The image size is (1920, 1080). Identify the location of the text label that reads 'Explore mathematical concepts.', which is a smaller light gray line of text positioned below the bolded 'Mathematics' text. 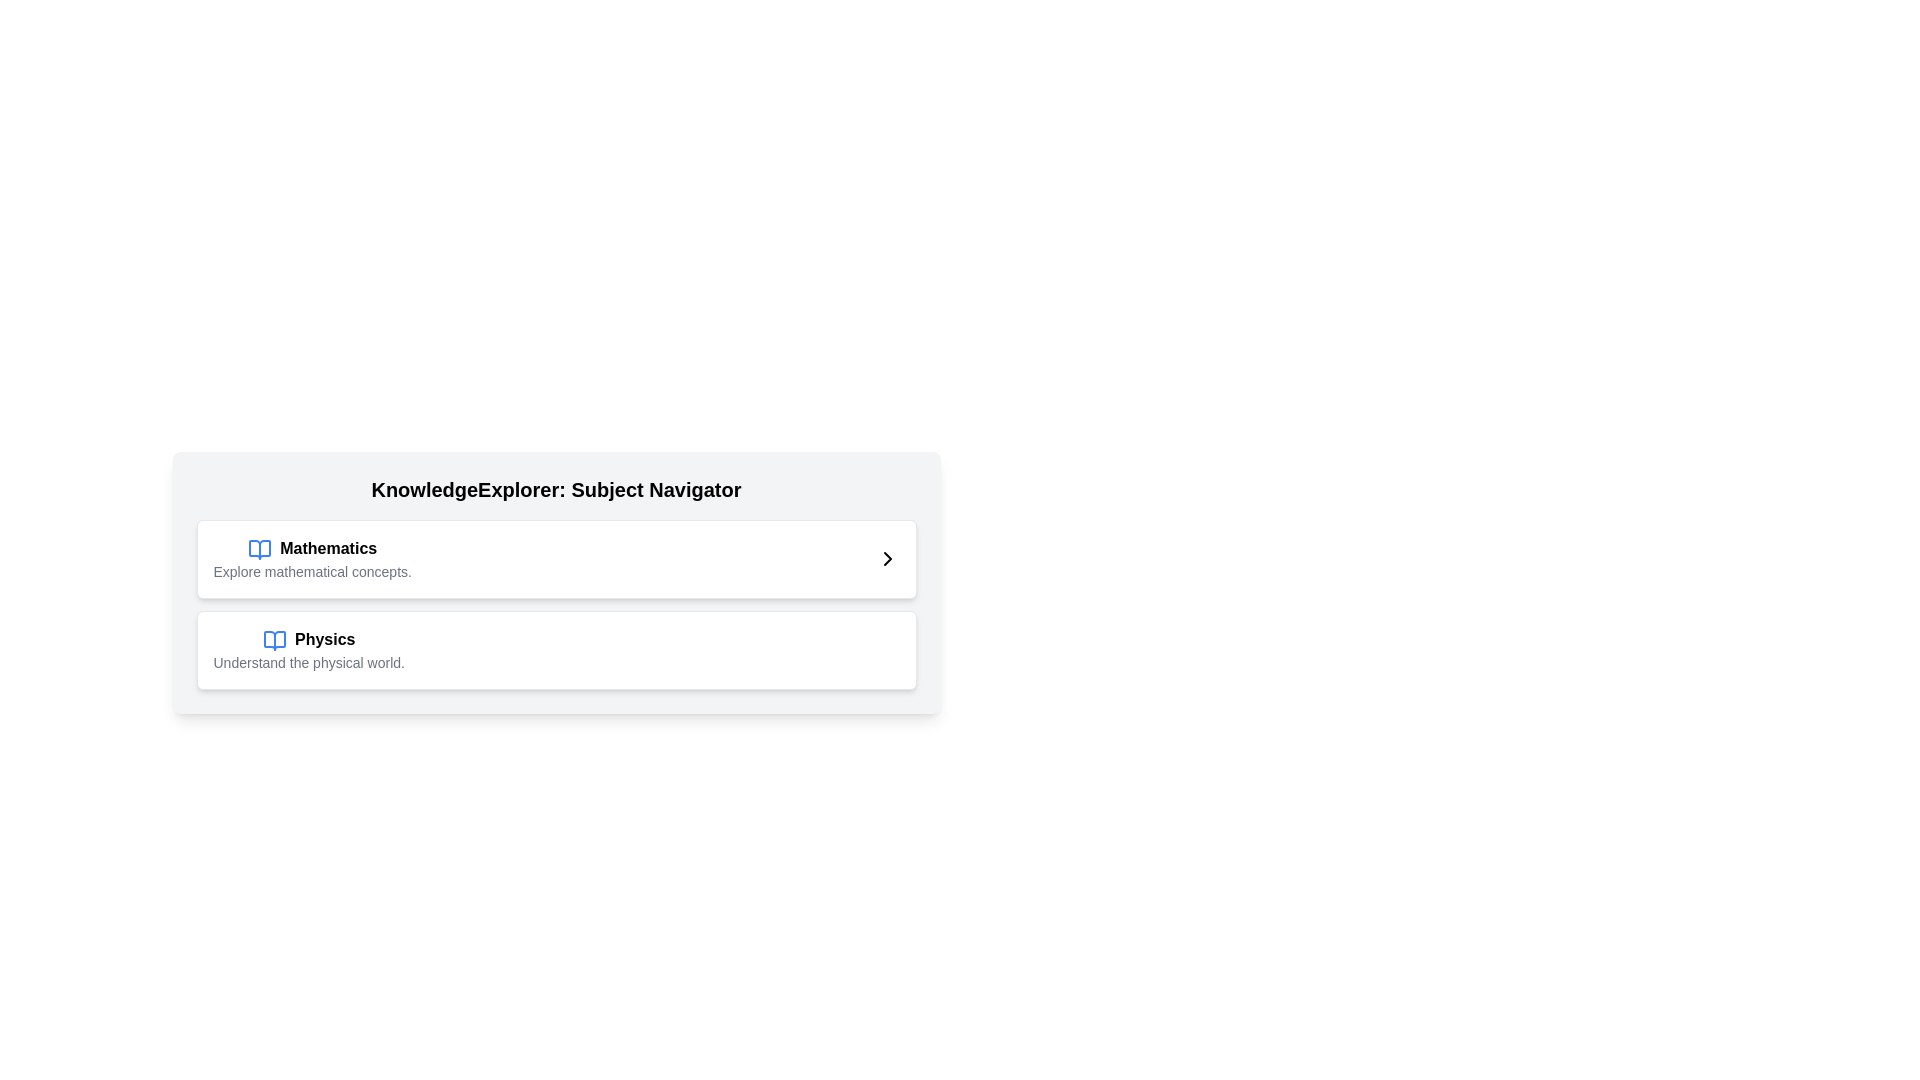
(311, 571).